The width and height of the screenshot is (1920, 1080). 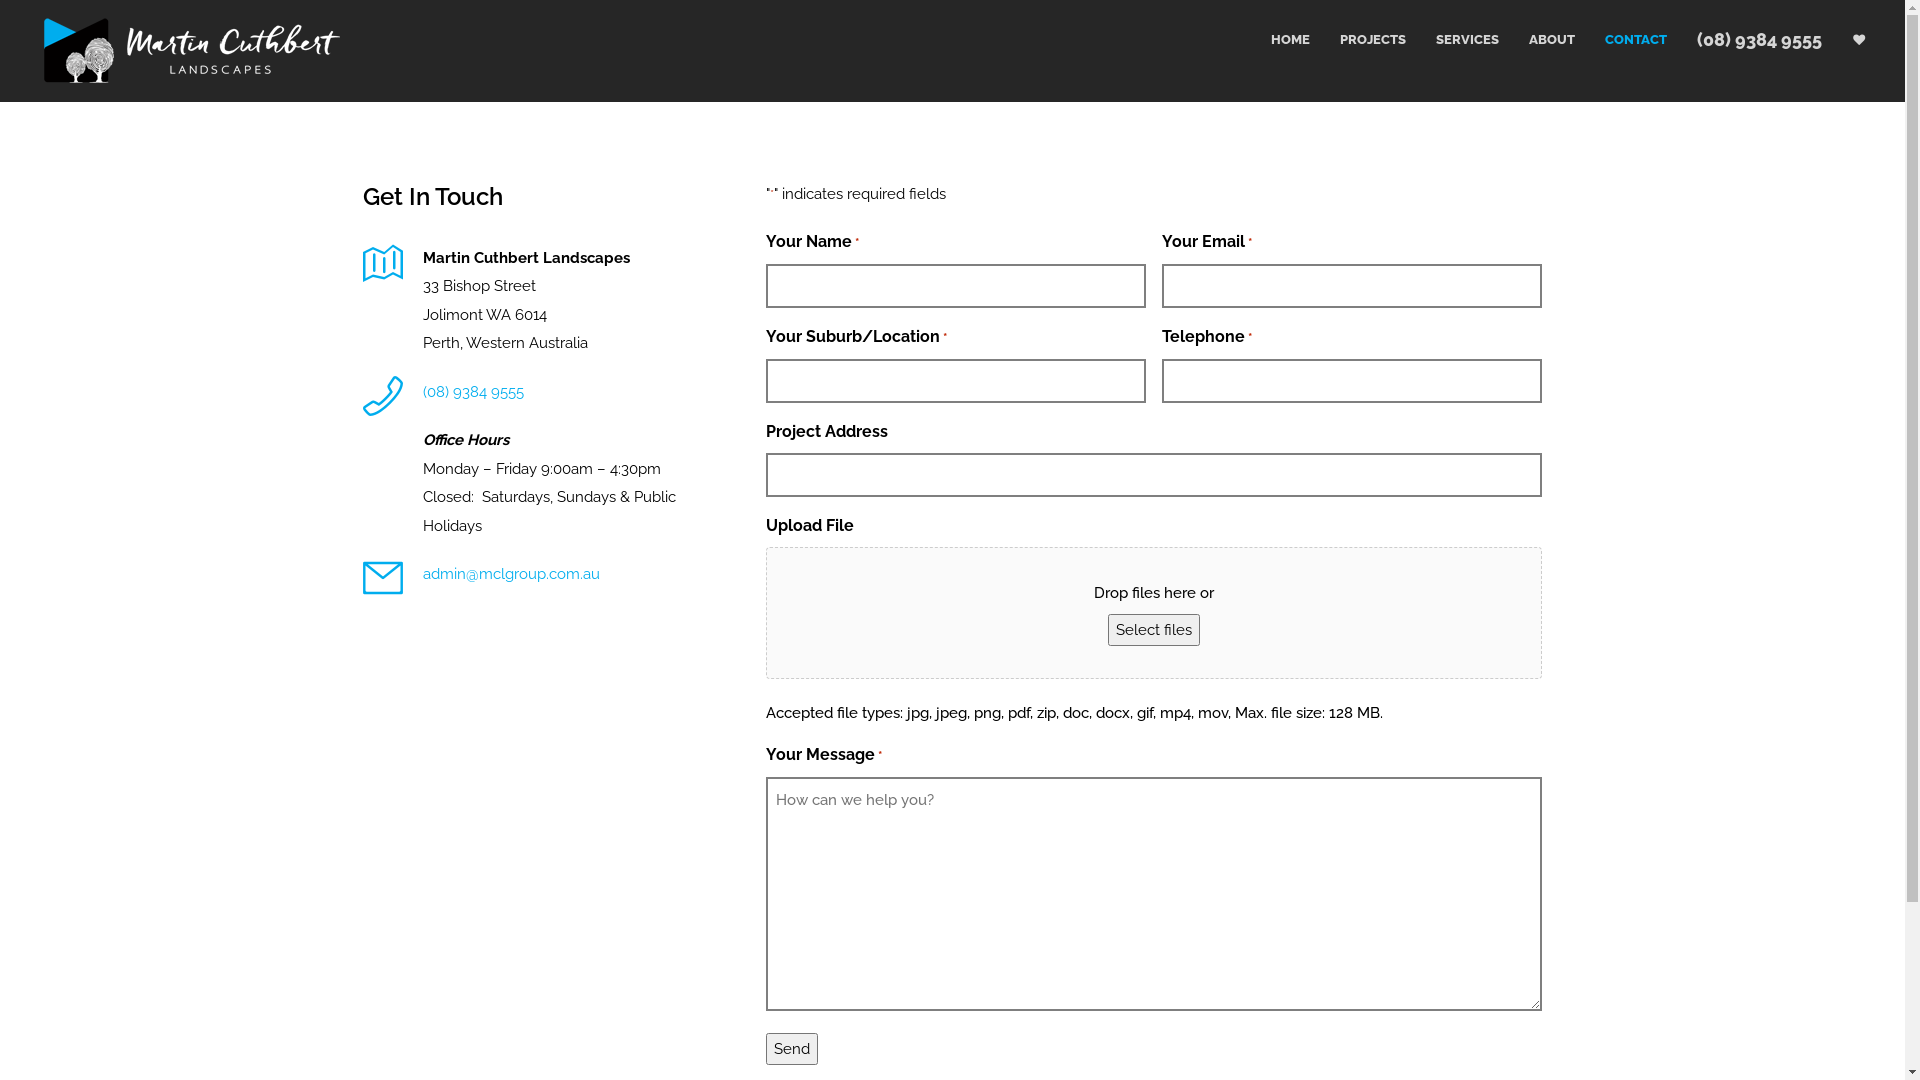 What do you see at coordinates (1743, 39) in the screenshot?
I see `'(08) 9384 9555'` at bounding box center [1743, 39].